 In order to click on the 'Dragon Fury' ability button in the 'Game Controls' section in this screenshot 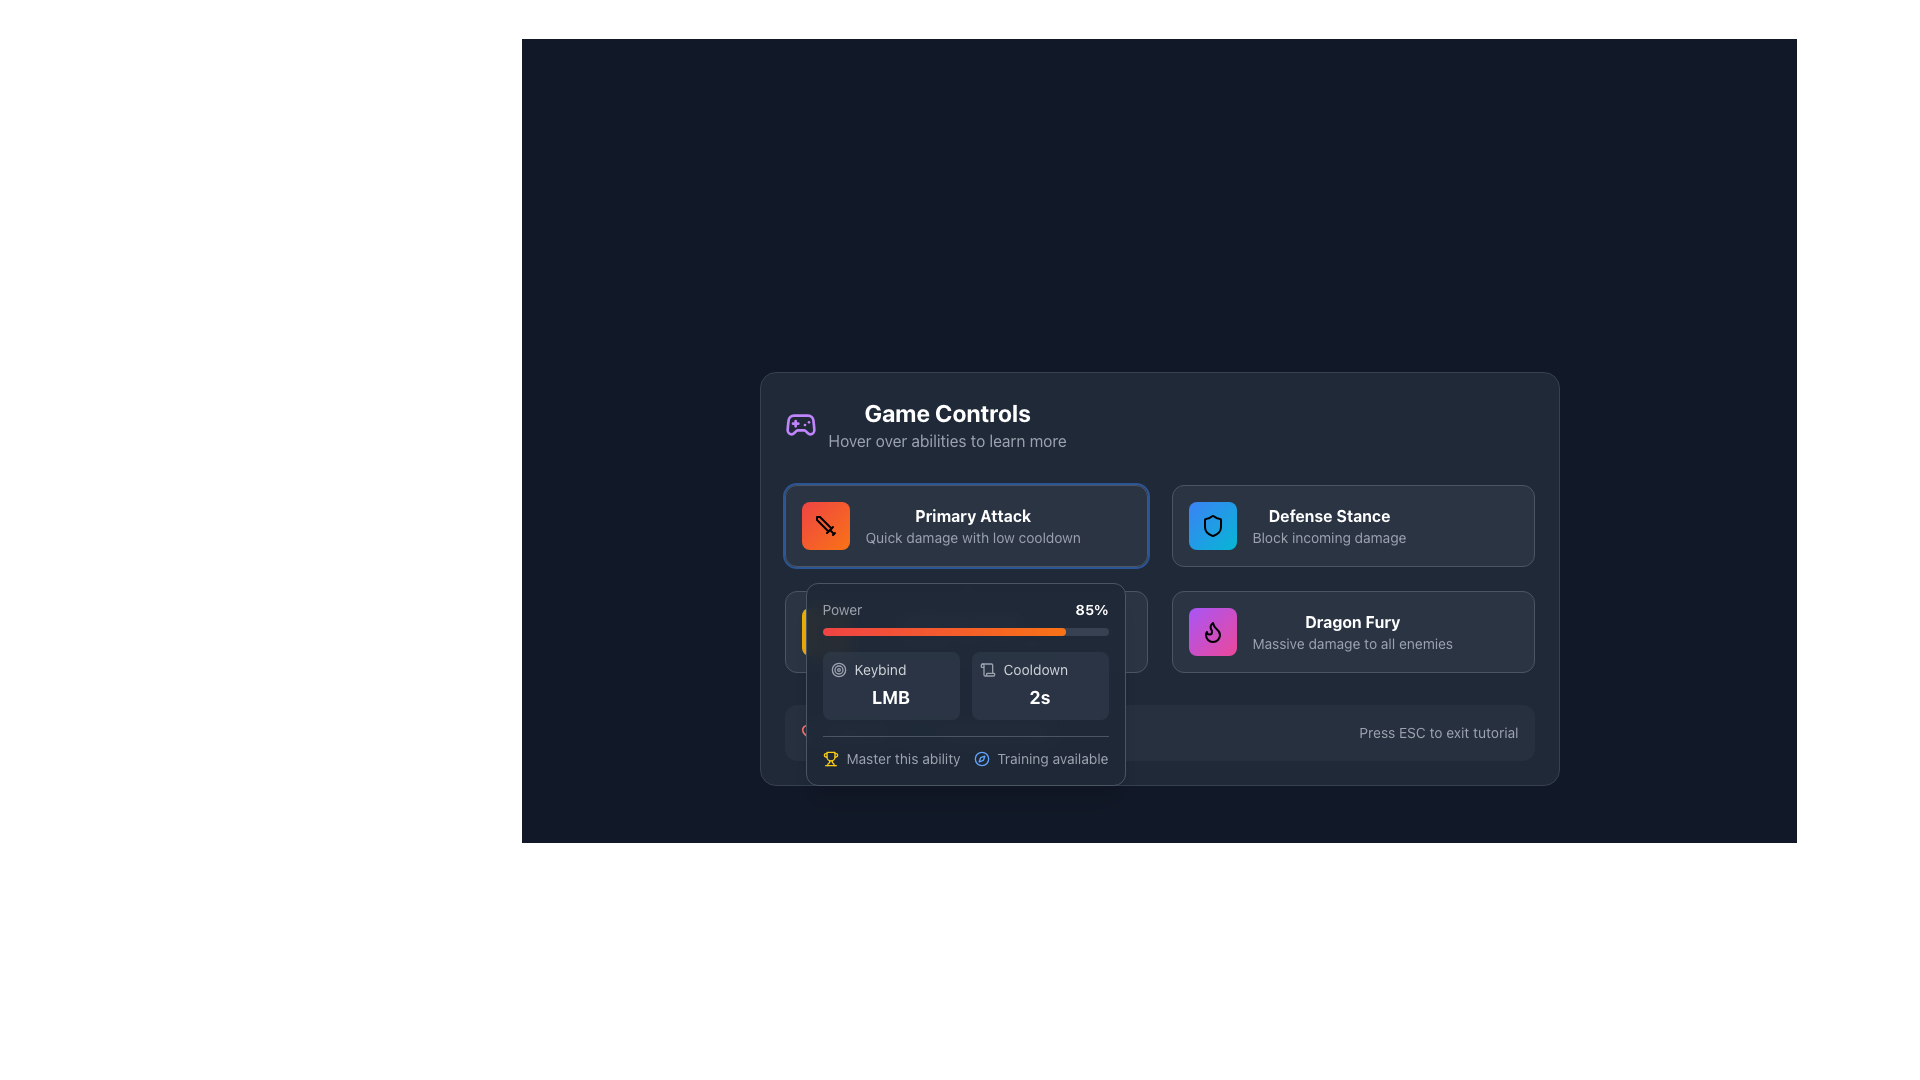, I will do `click(1353, 632)`.